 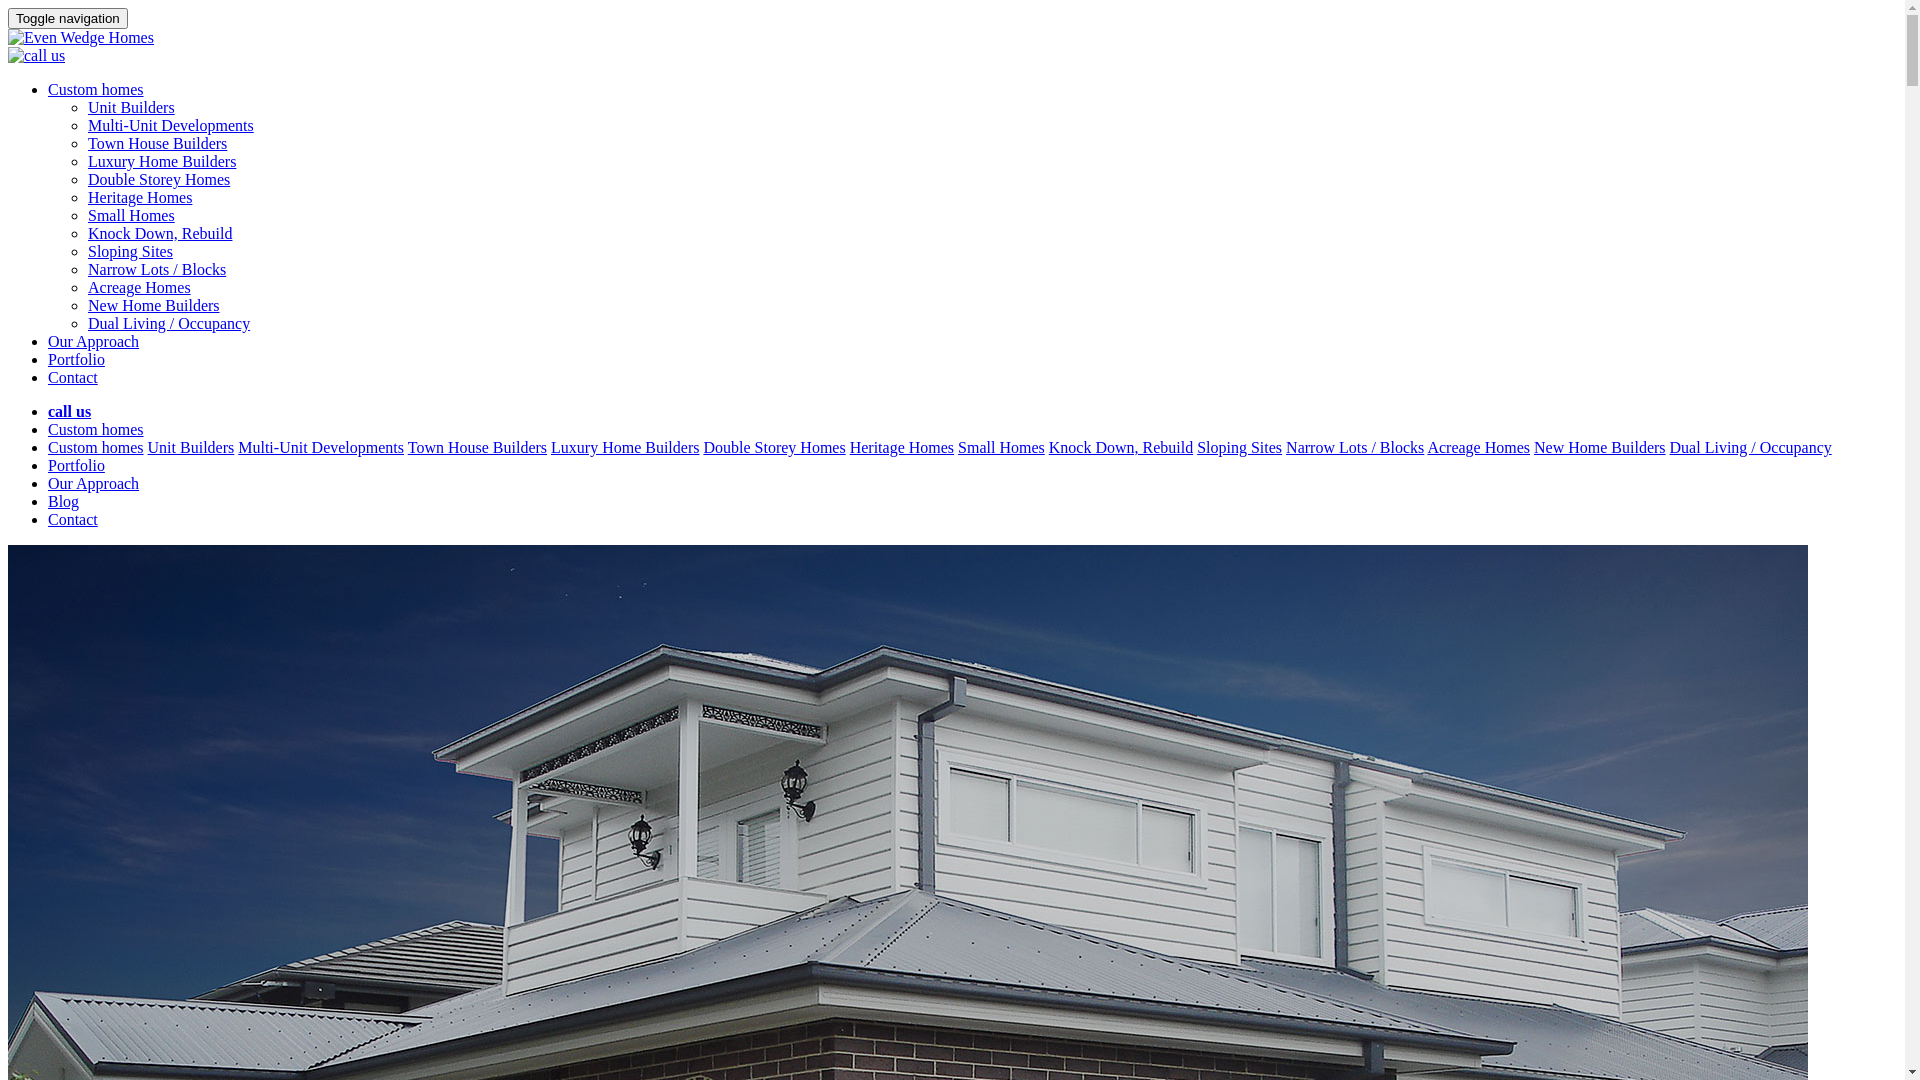 What do you see at coordinates (86, 305) in the screenshot?
I see `'New Home Builders'` at bounding box center [86, 305].